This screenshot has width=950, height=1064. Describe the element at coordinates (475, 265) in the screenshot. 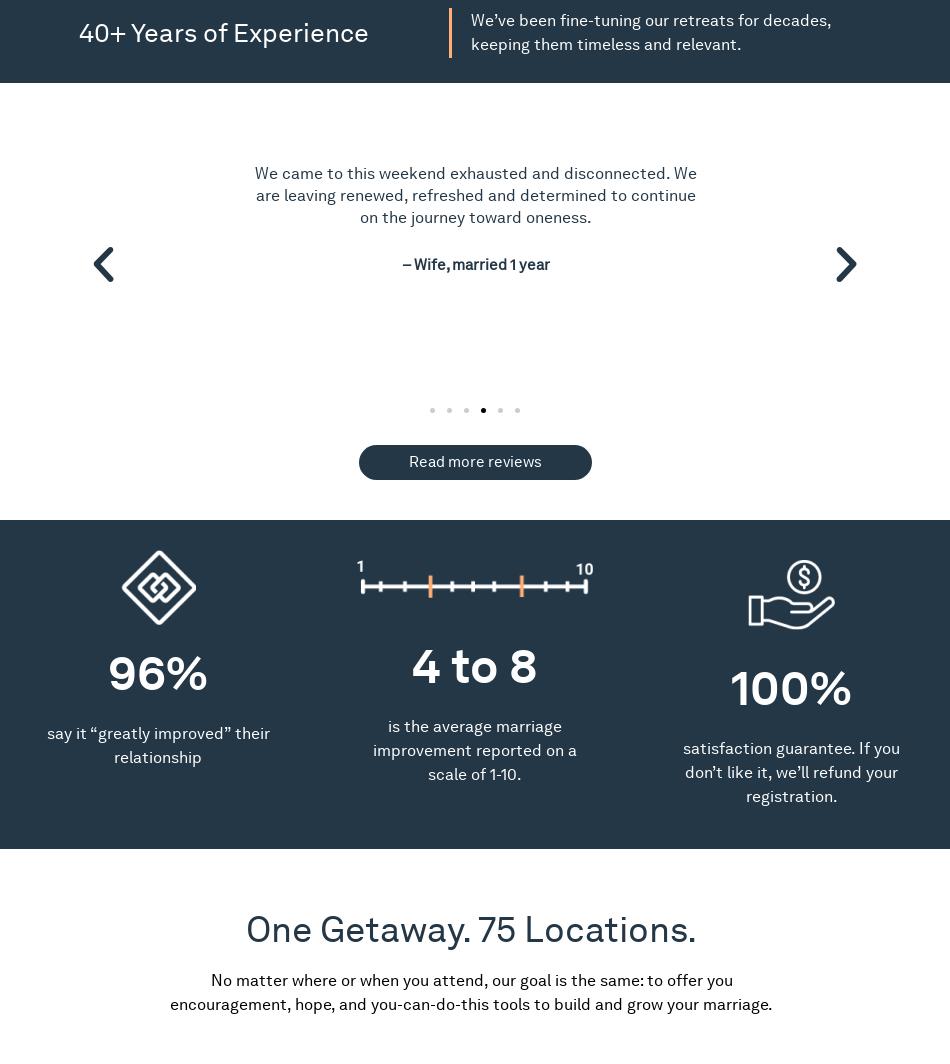

I see `'– Wife, married 1 year'` at that location.